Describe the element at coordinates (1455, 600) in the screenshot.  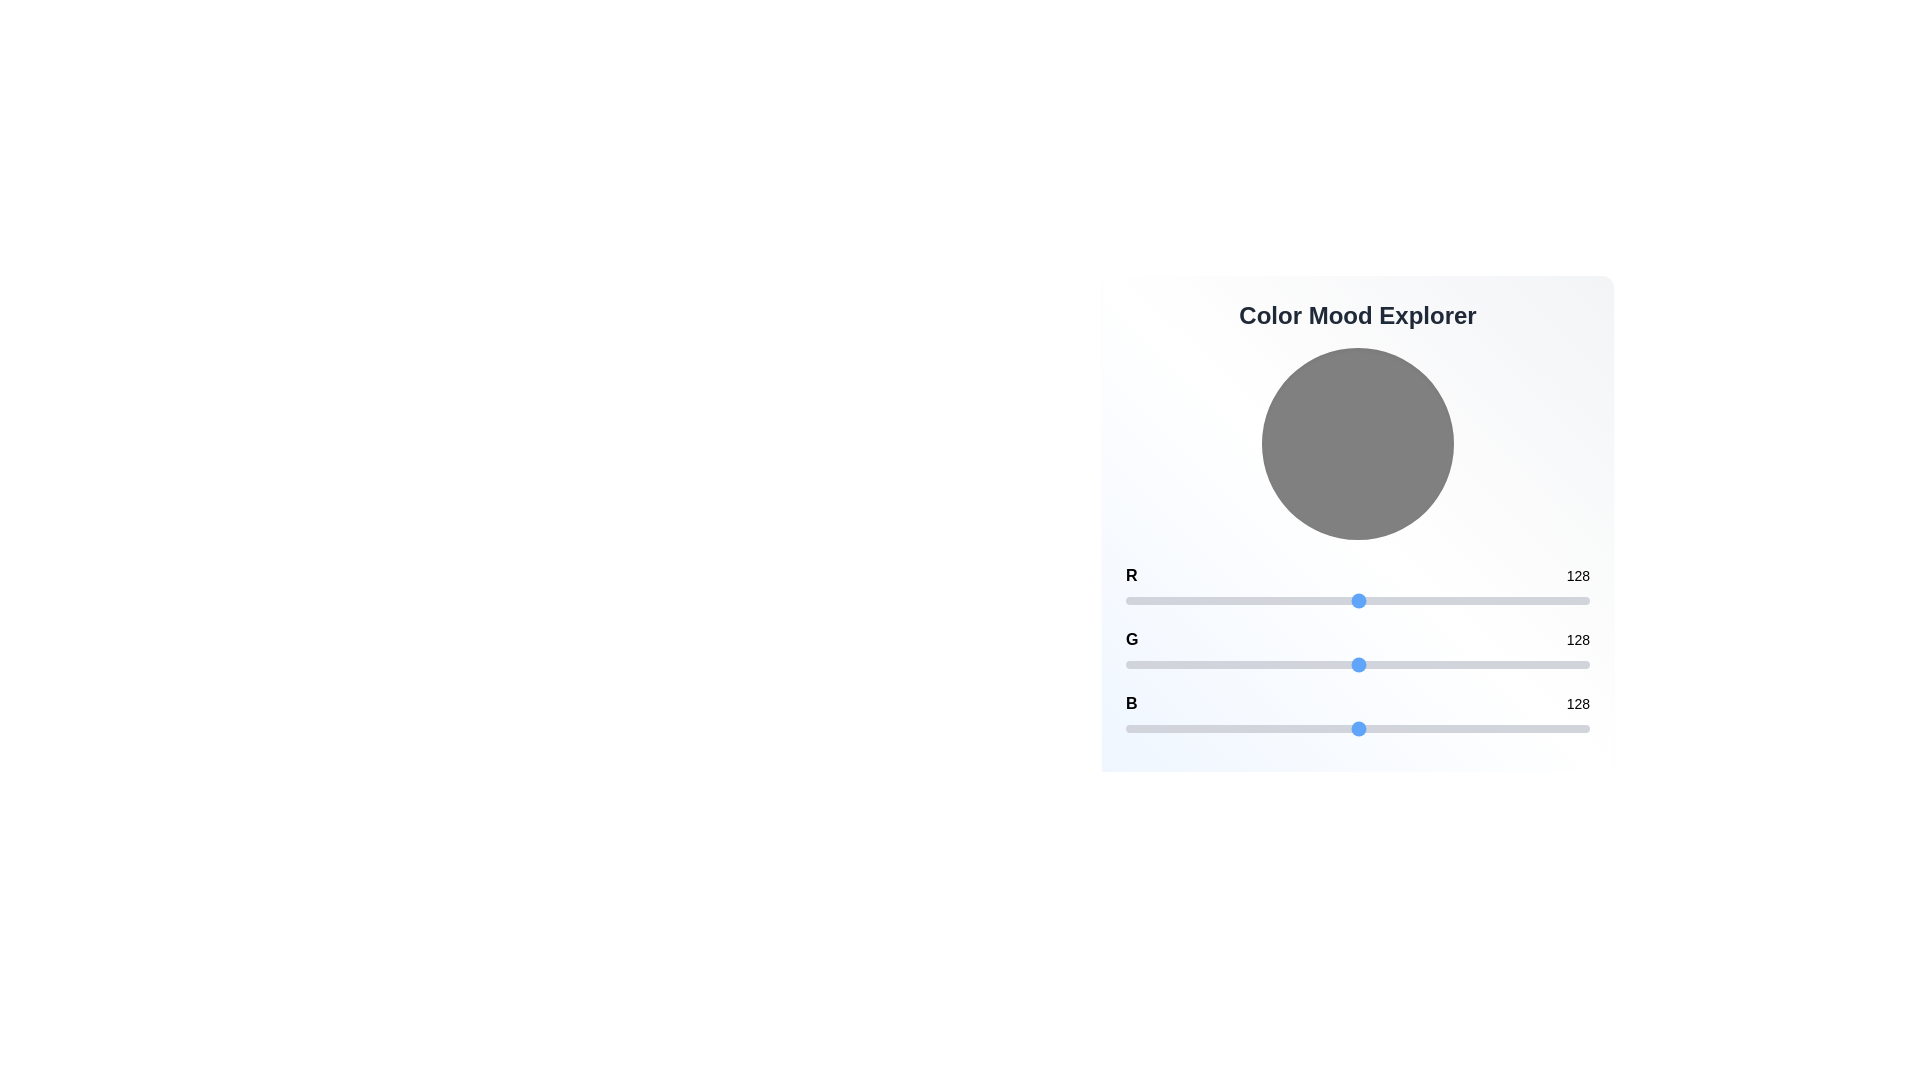
I see `the red channel slider to 181 value` at that location.